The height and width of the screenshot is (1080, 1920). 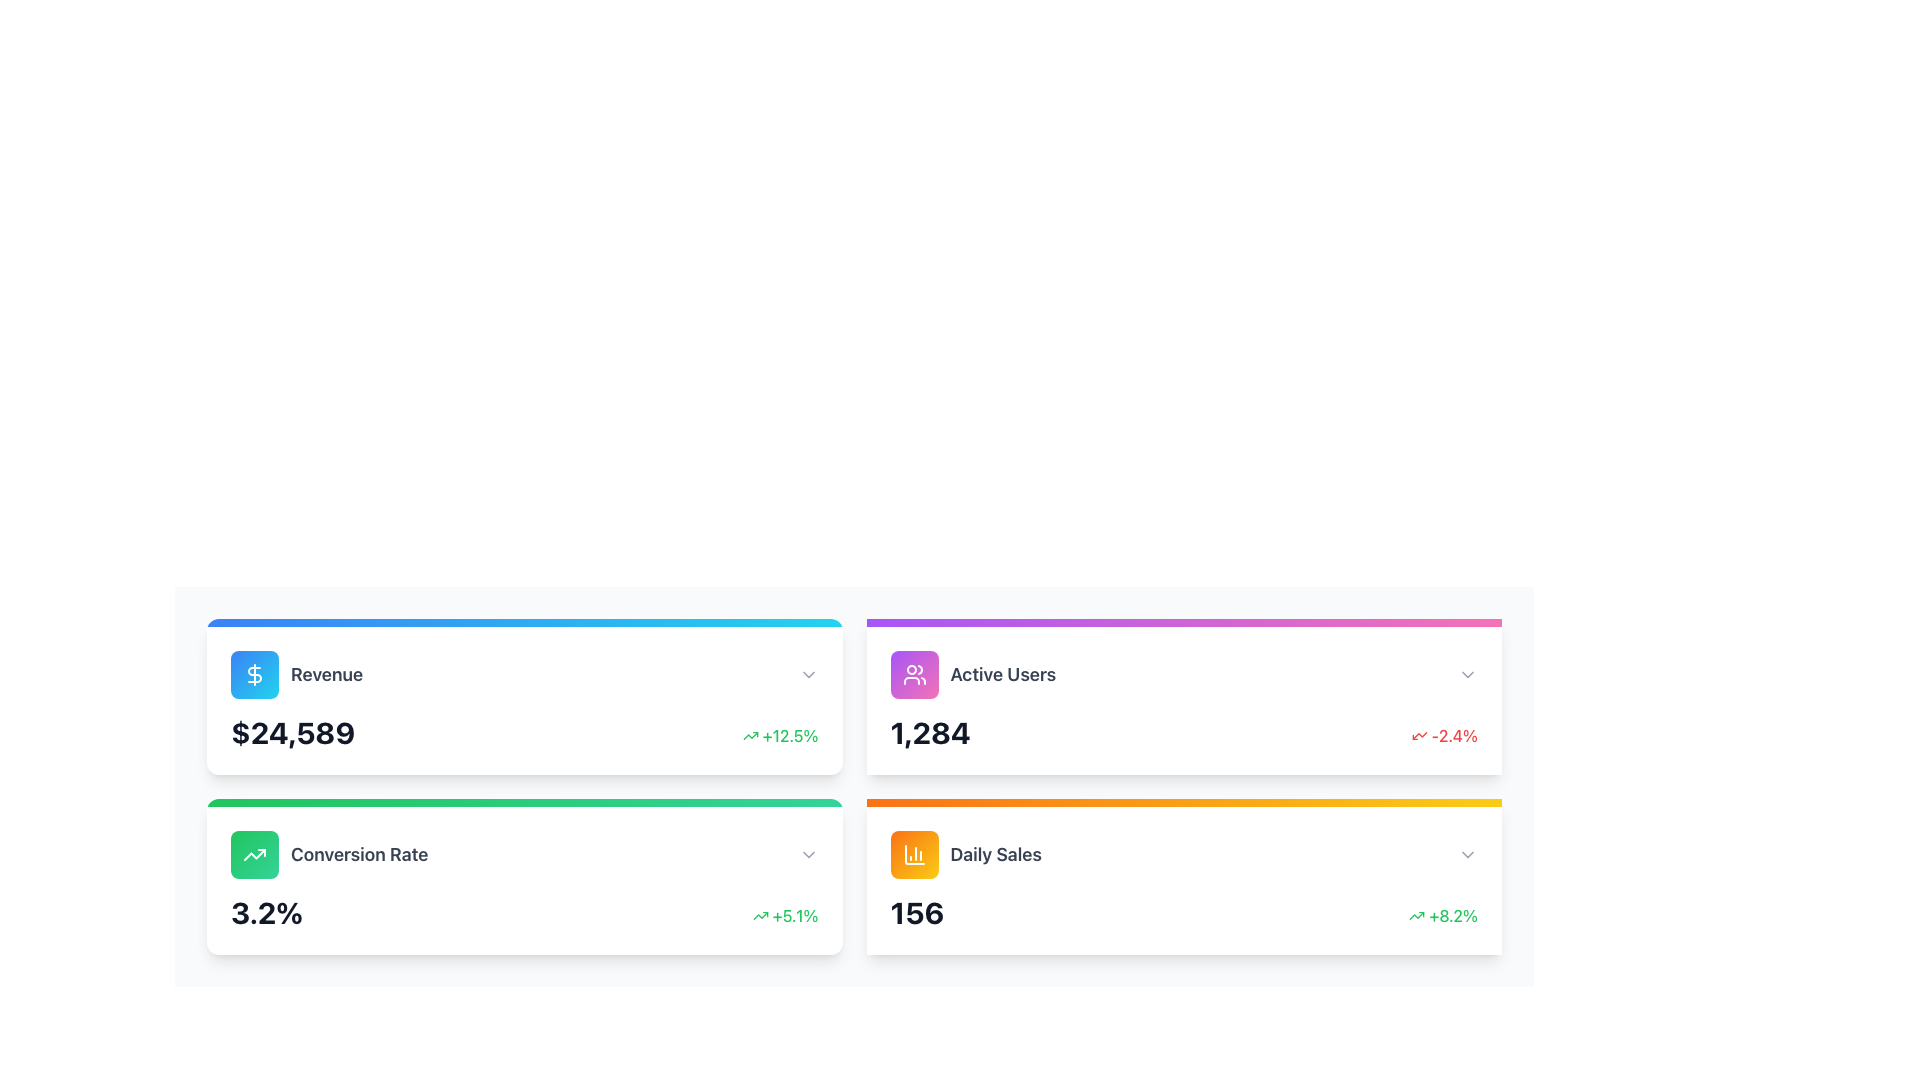 What do you see at coordinates (1443, 915) in the screenshot?
I see `the text and icon element displaying the percentage growth metric related to daily sales, located to the right of the numerical value '156' in the bottom-right section of the 'Daily Sales' card` at bounding box center [1443, 915].